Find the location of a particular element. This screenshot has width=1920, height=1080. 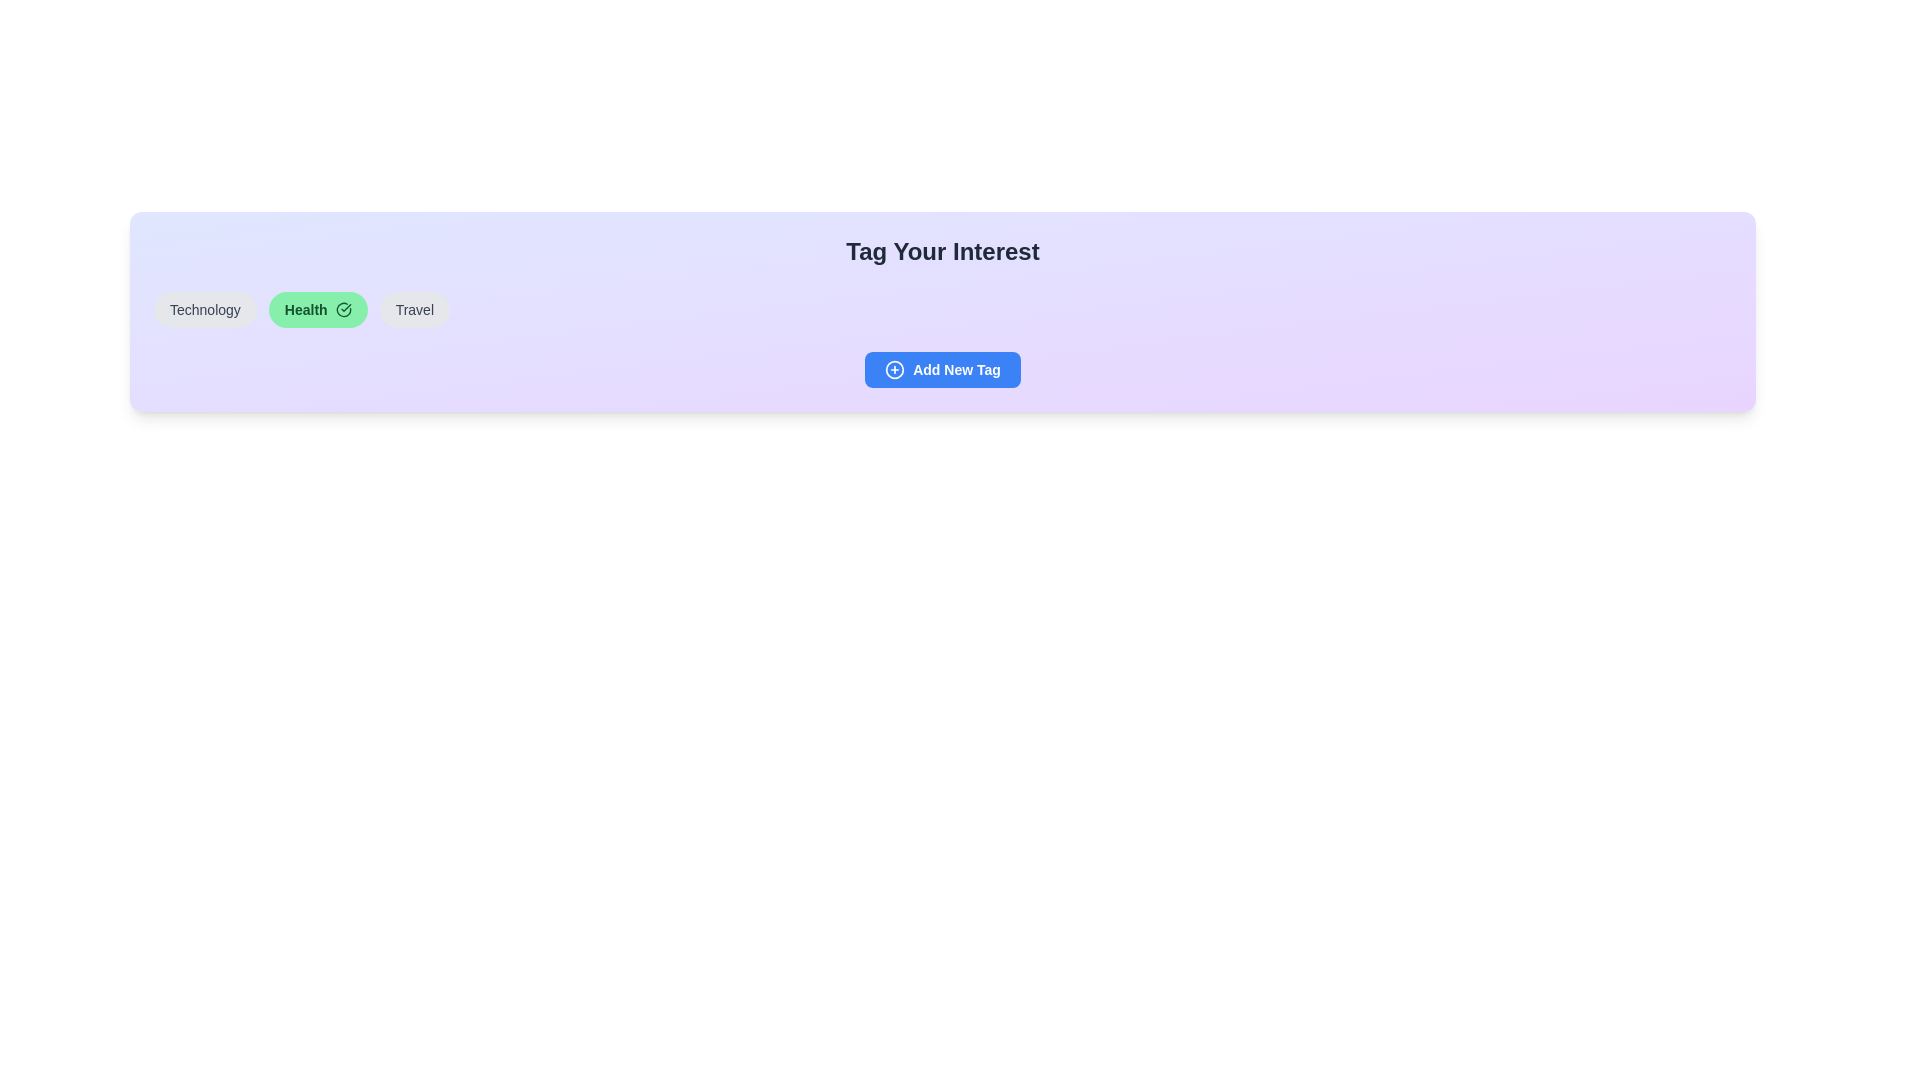

the 'Travel' tag label button, which is the third label in a horizontal sequence of tags labeled 'Technology', 'Health', and 'Travel' is located at coordinates (413, 309).